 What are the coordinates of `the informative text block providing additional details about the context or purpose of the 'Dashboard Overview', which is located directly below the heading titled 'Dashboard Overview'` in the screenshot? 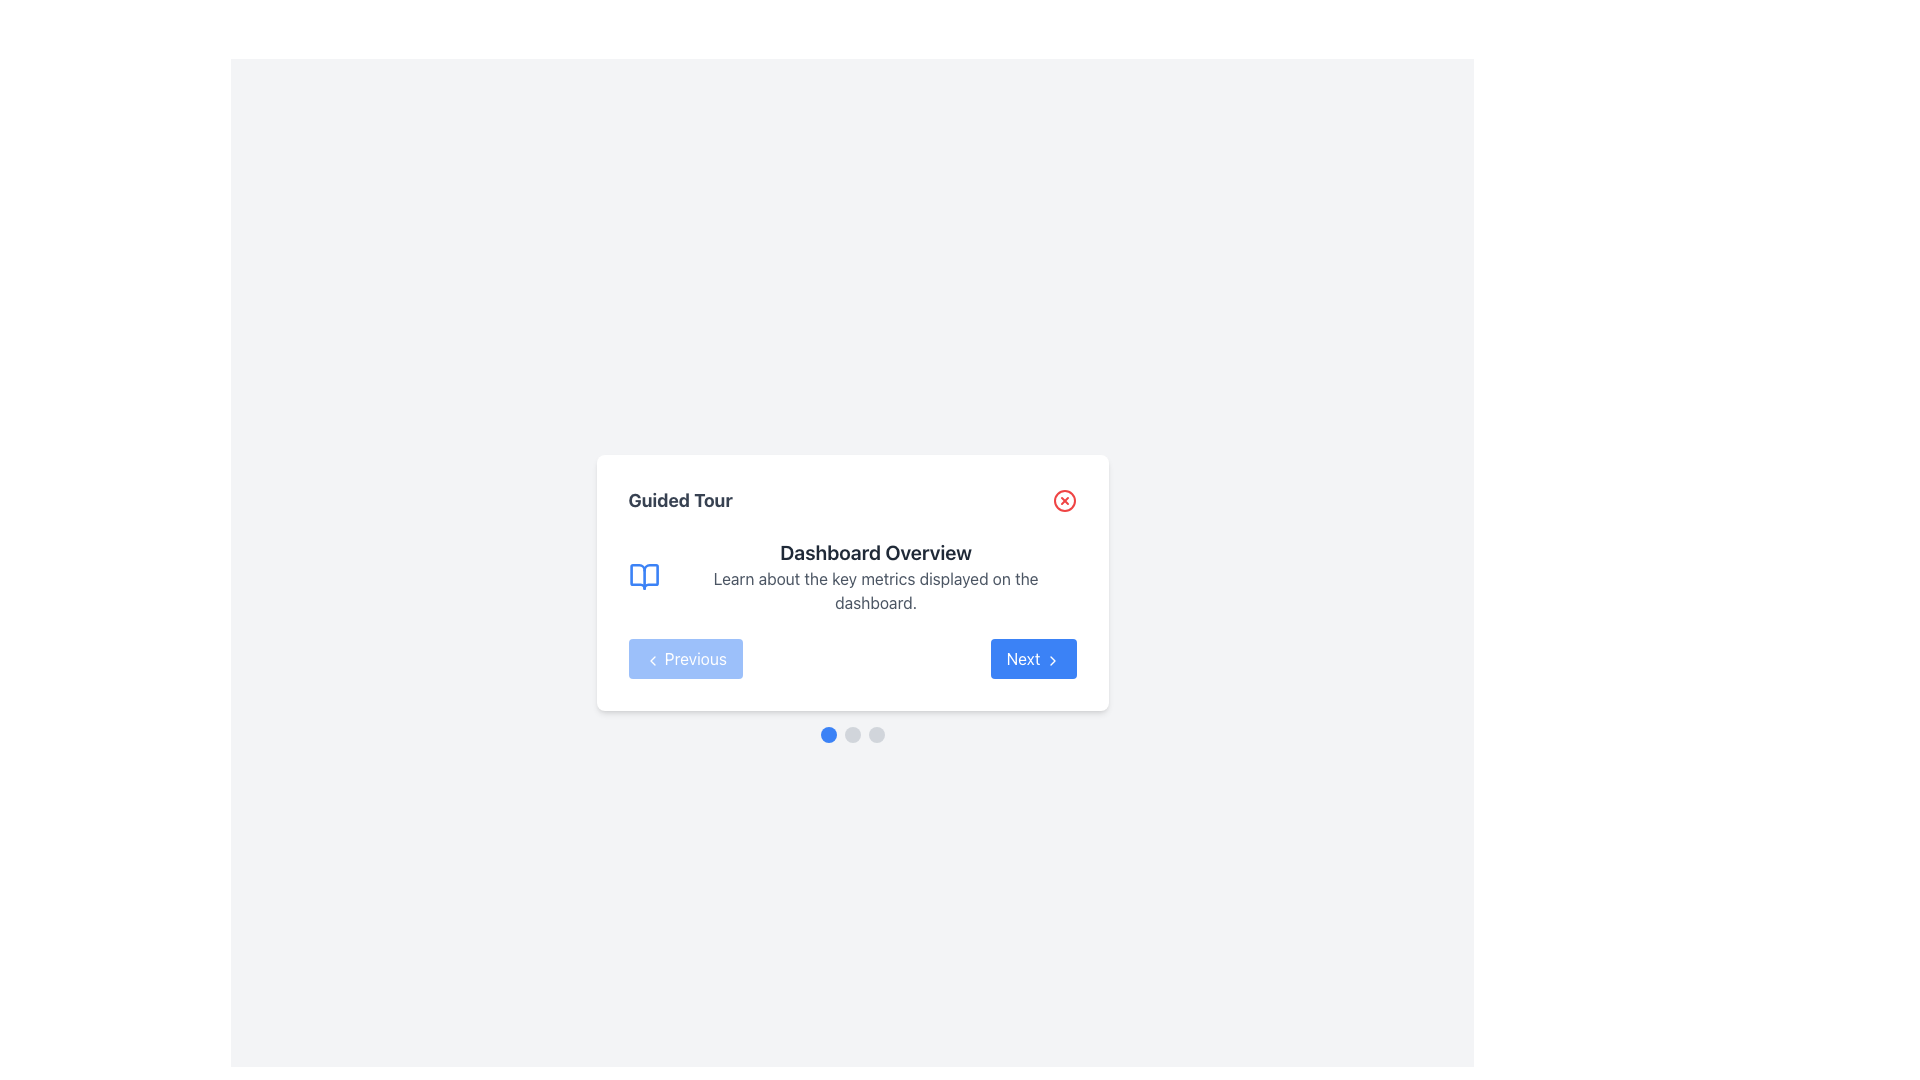 It's located at (876, 589).